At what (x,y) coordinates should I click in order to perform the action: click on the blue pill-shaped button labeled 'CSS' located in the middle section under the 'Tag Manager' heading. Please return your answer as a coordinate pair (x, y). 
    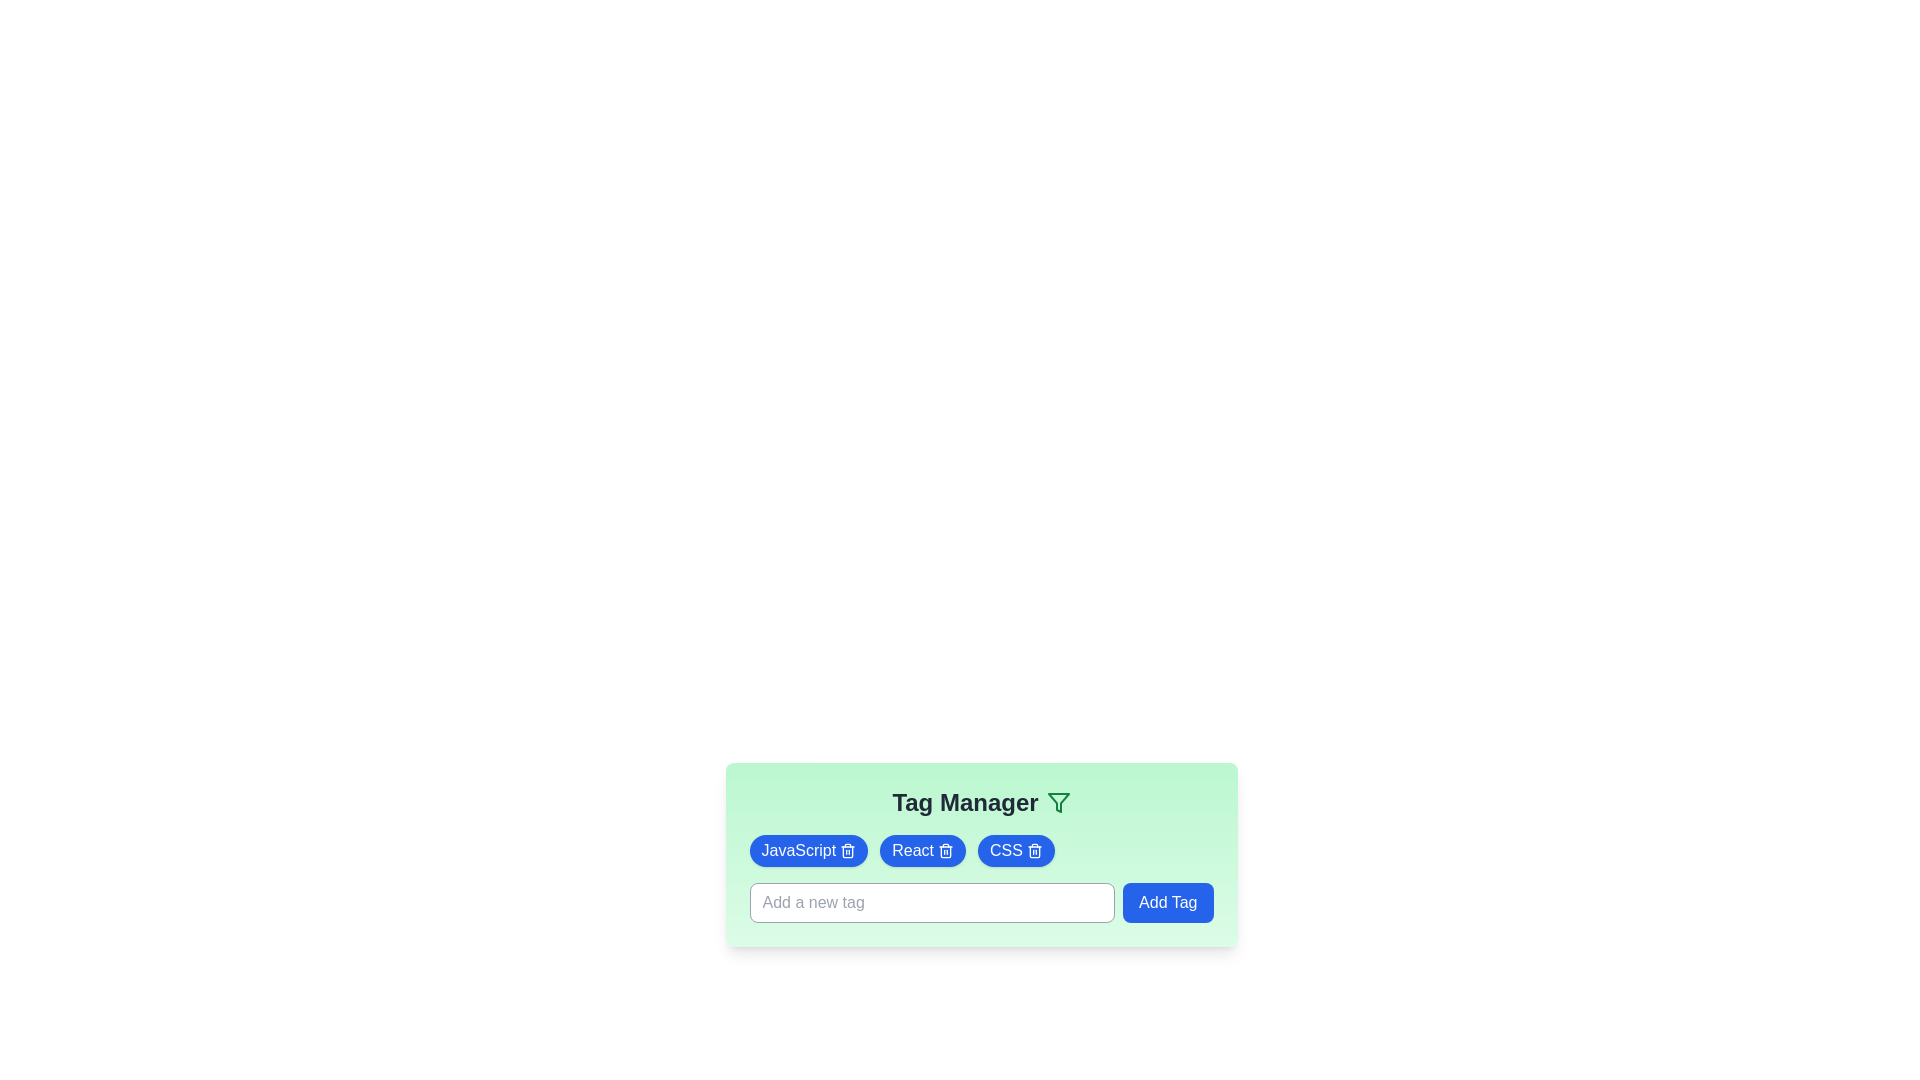
    Looking at the image, I should click on (981, 855).